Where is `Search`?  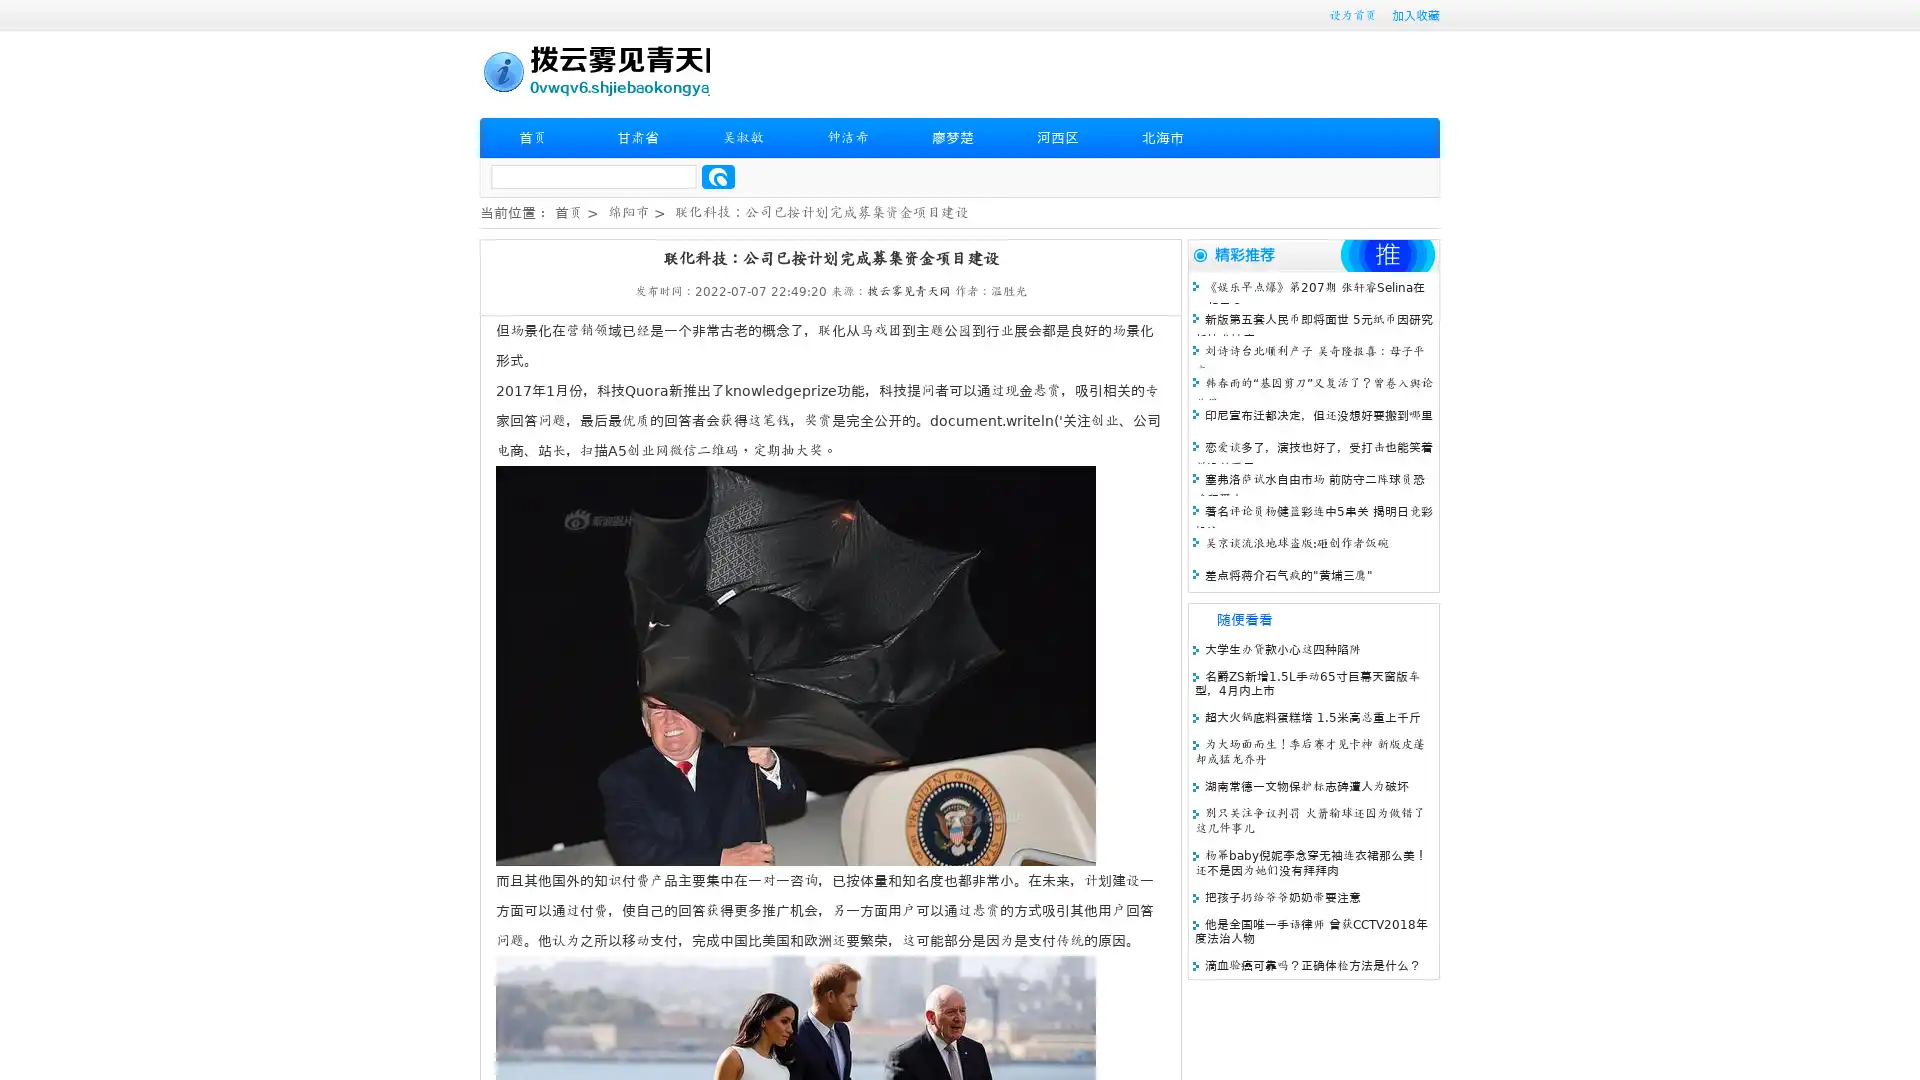
Search is located at coordinates (718, 176).